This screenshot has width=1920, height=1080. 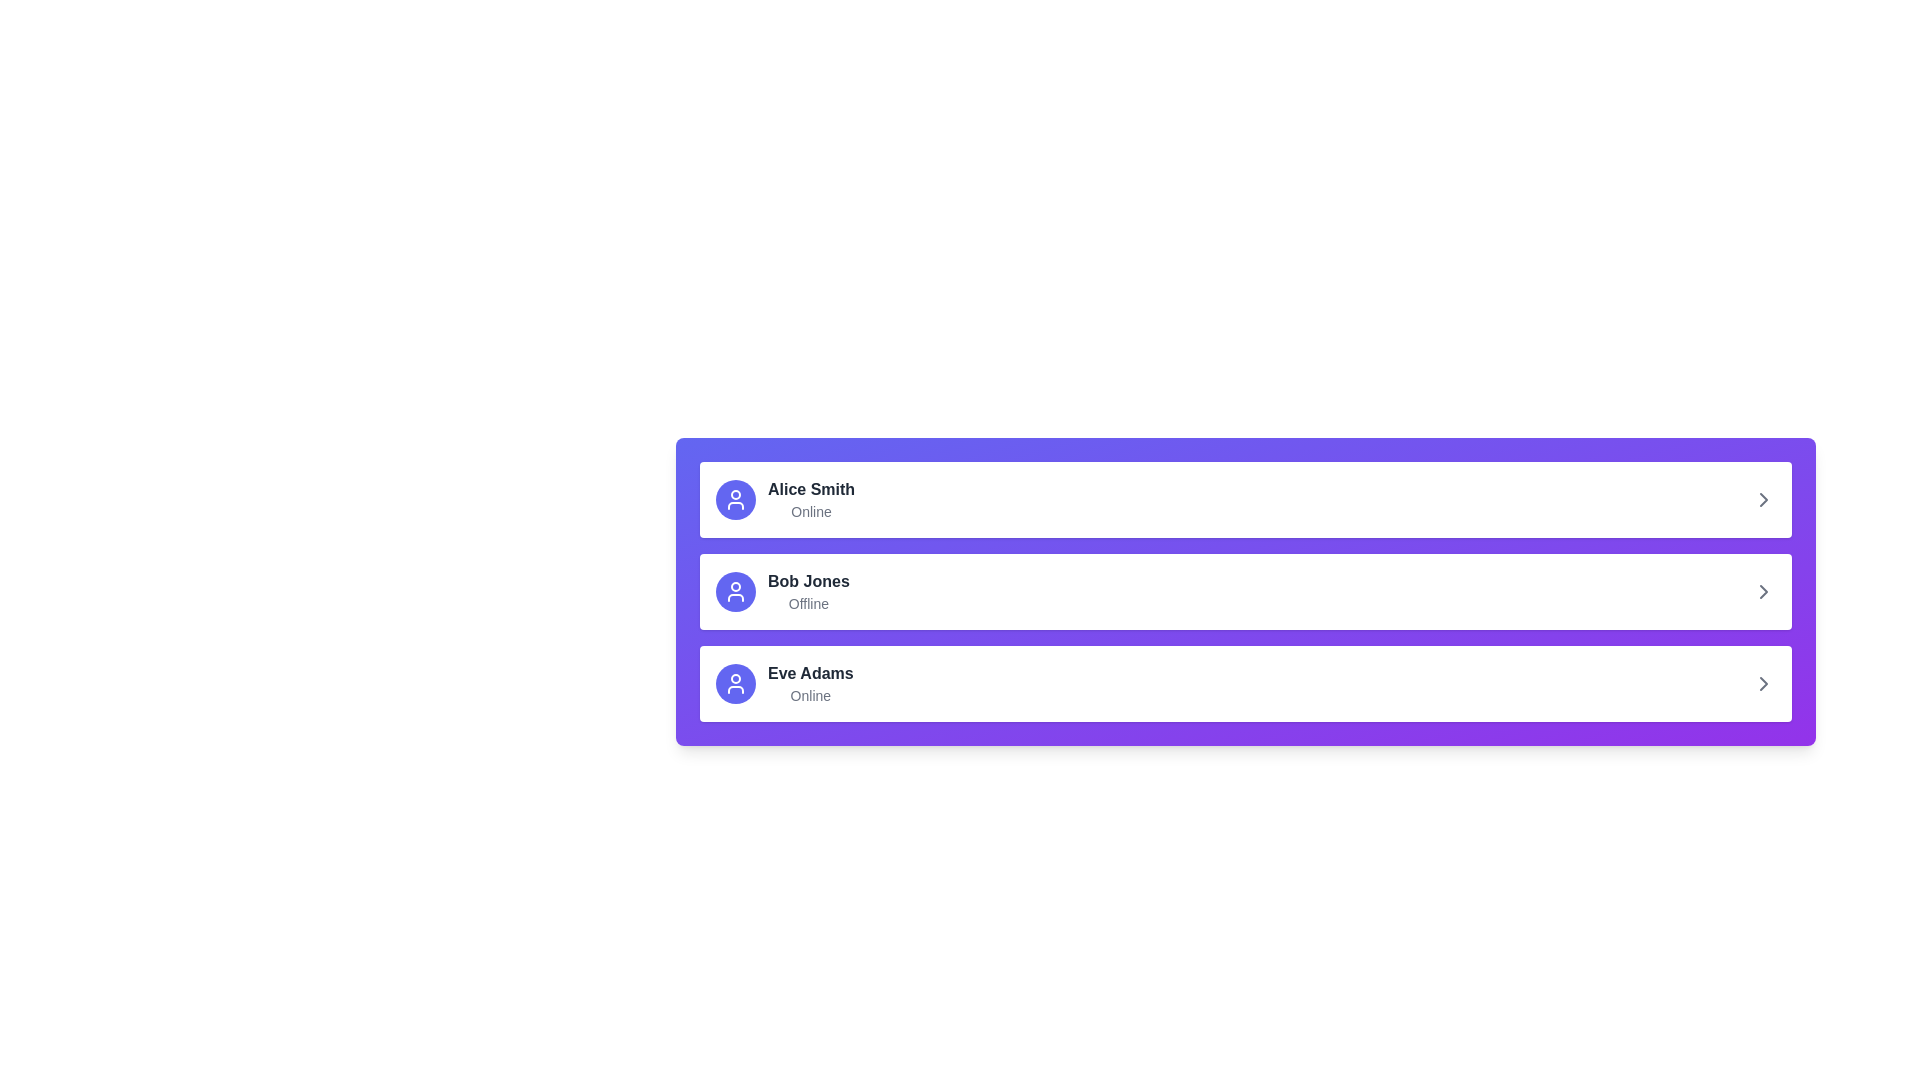 What do you see at coordinates (1245, 499) in the screenshot?
I see `to select the user named 'Alice Smith', who is the first item in a list of online users` at bounding box center [1245, 499].